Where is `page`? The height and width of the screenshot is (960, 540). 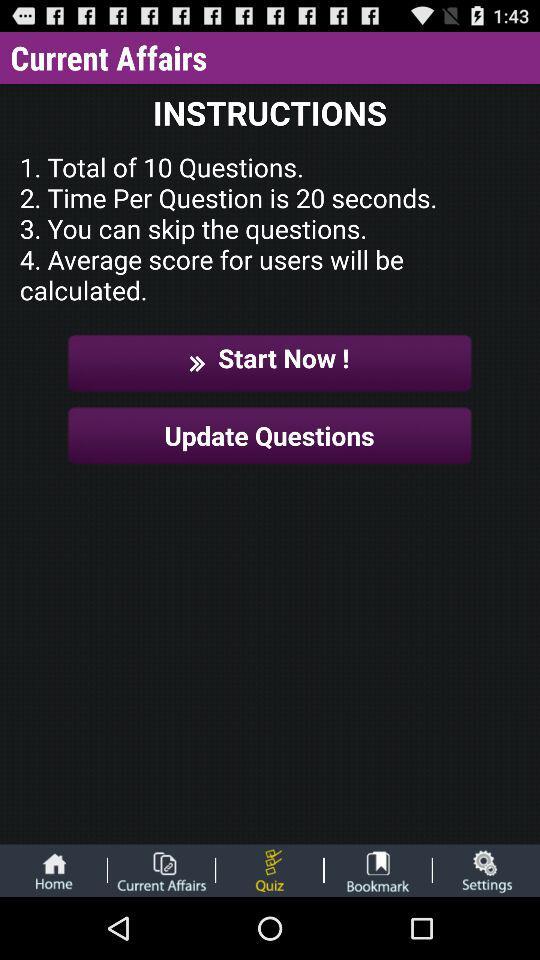 page is located at coordinates (160, 869).